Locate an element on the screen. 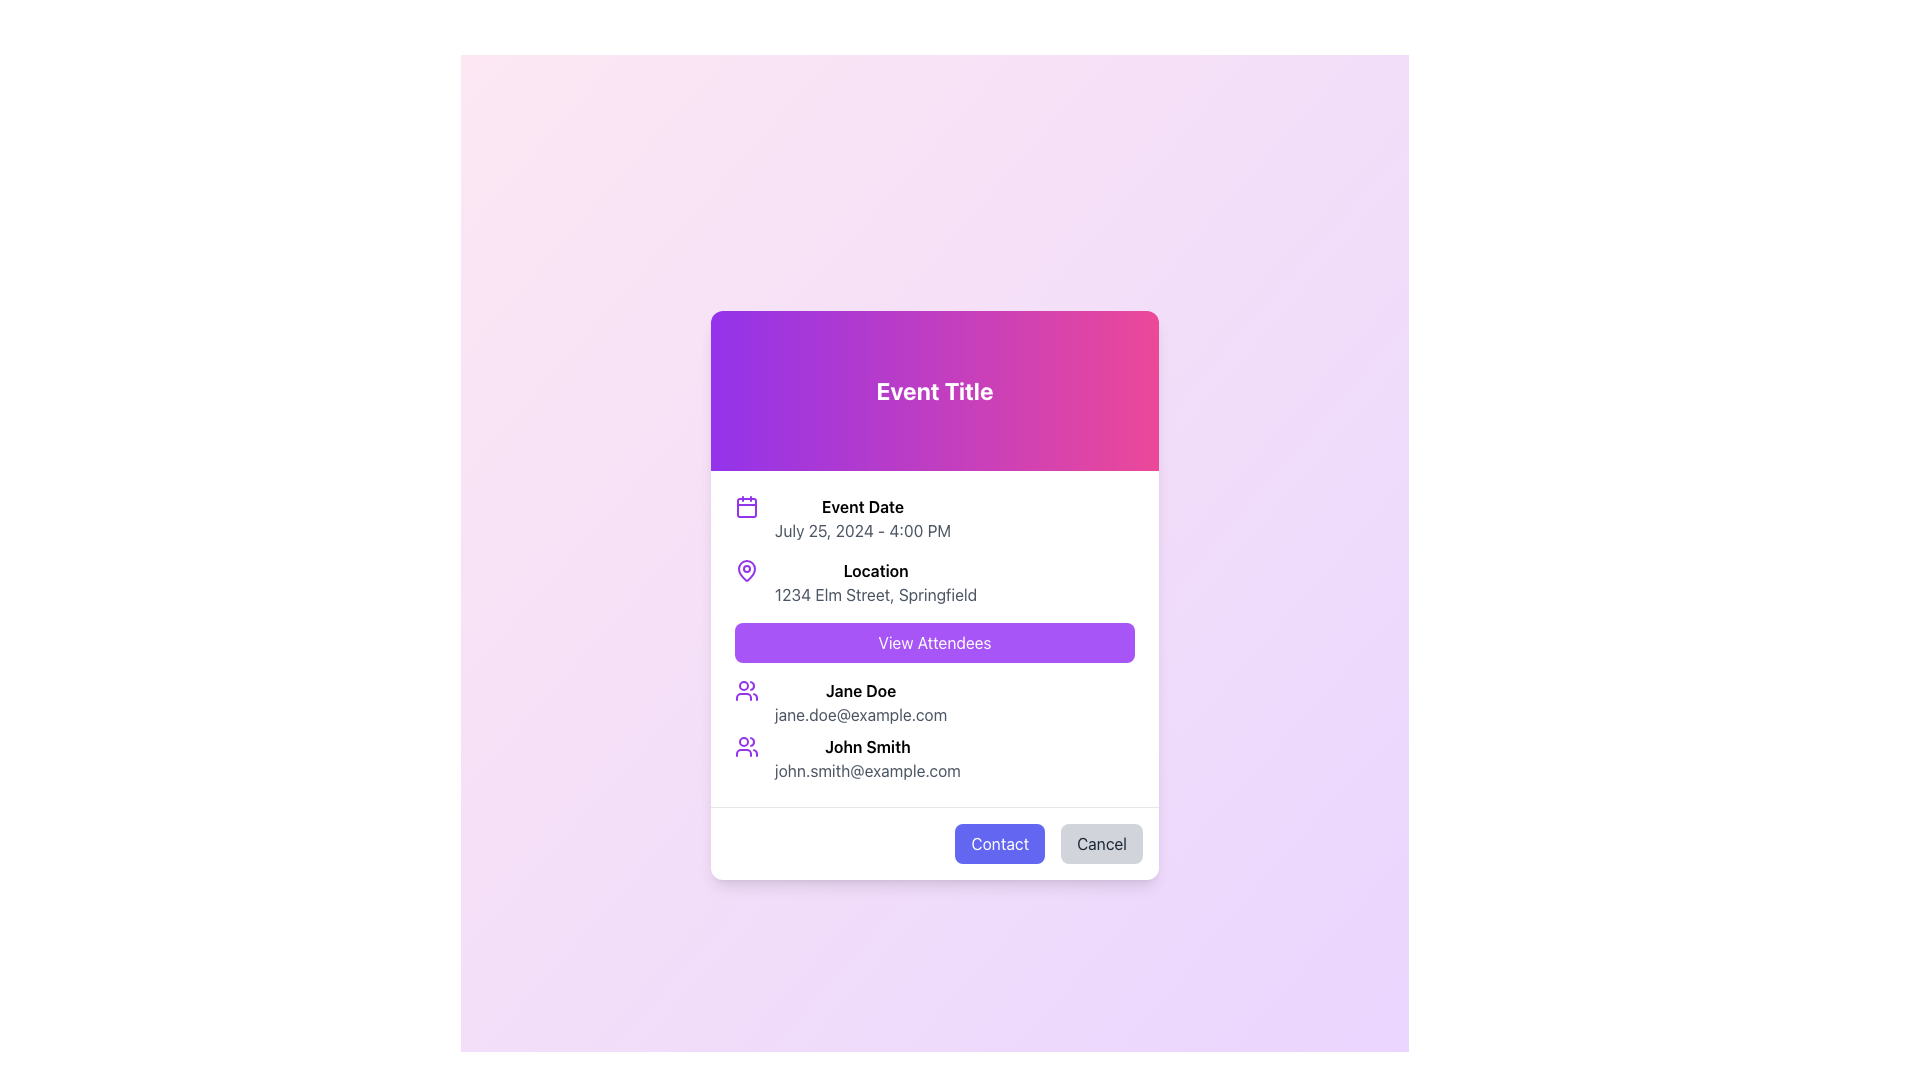 This screenshot has width=1920, height=1080. the user icon representing 'John Smith', which is located at the far left of the row layout containing user information is located at coordinates (746, 746).